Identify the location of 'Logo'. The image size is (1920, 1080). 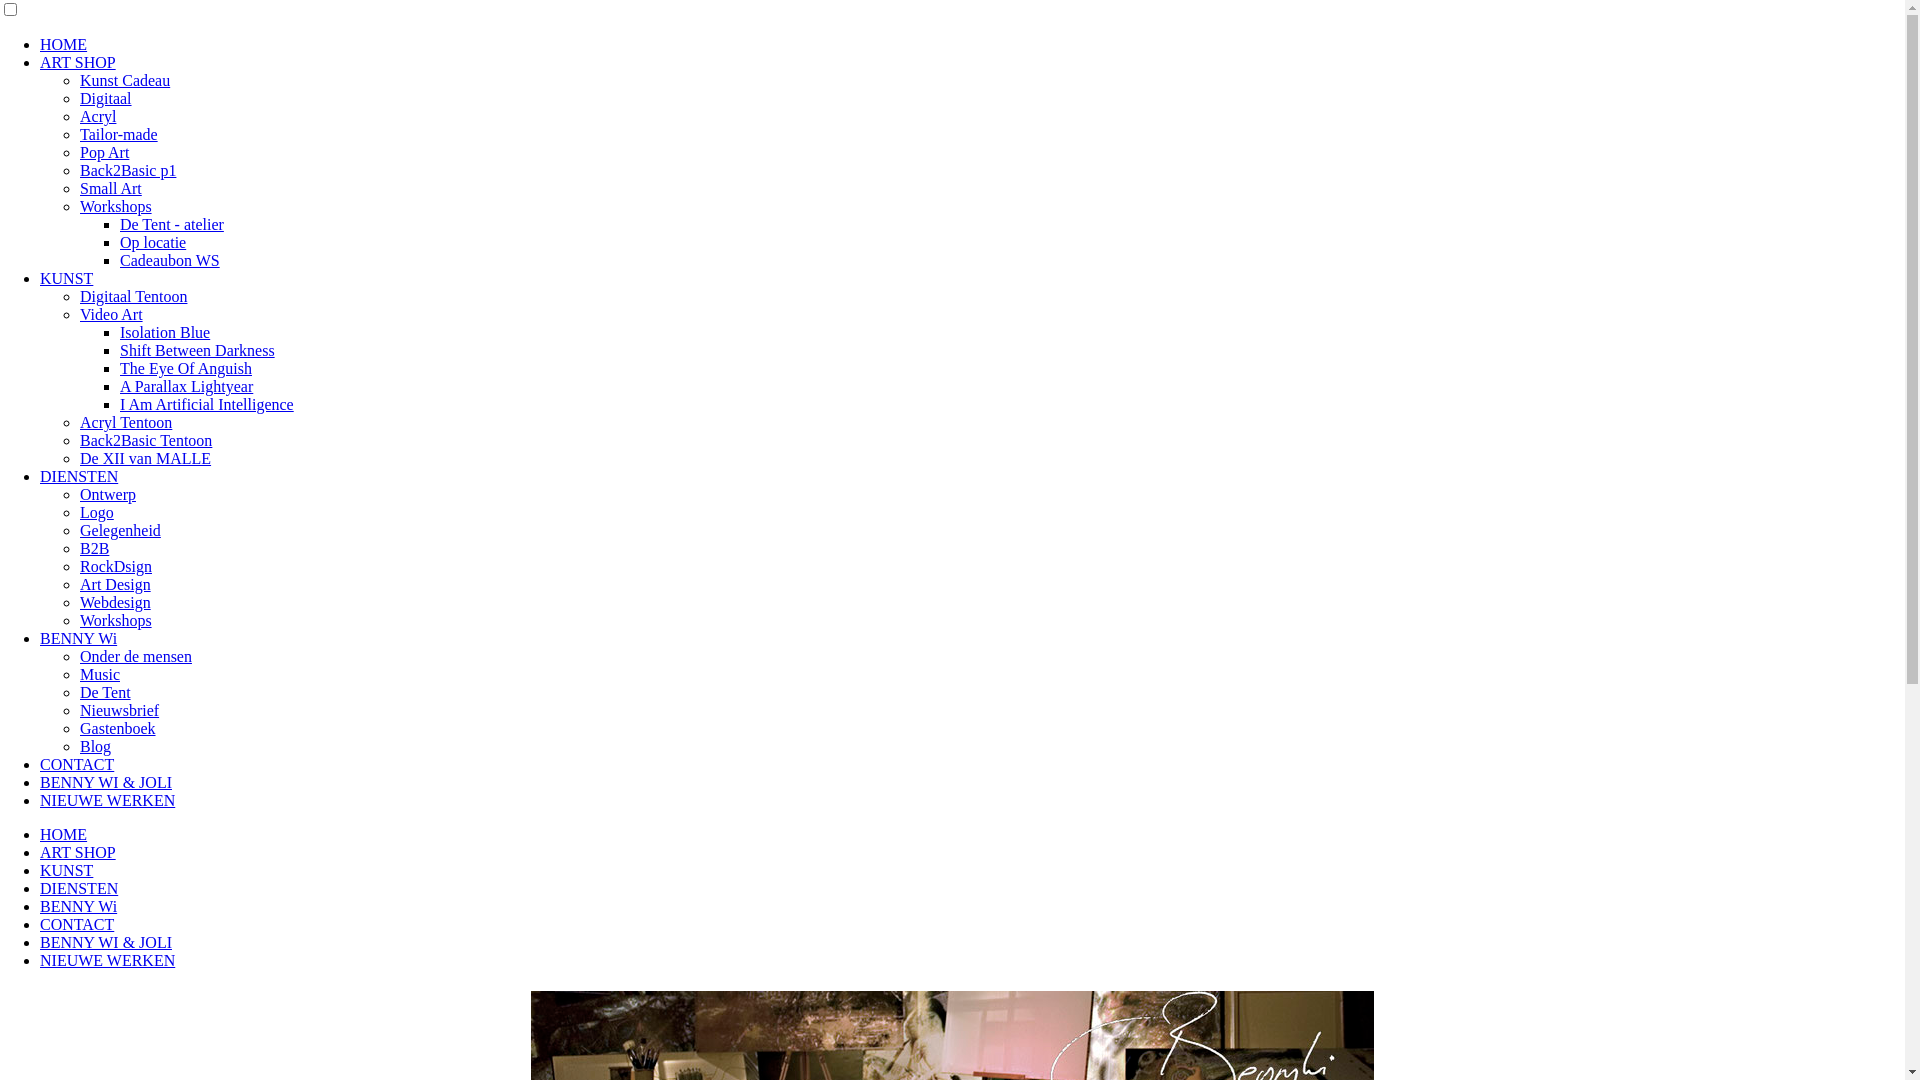
(95, 511).